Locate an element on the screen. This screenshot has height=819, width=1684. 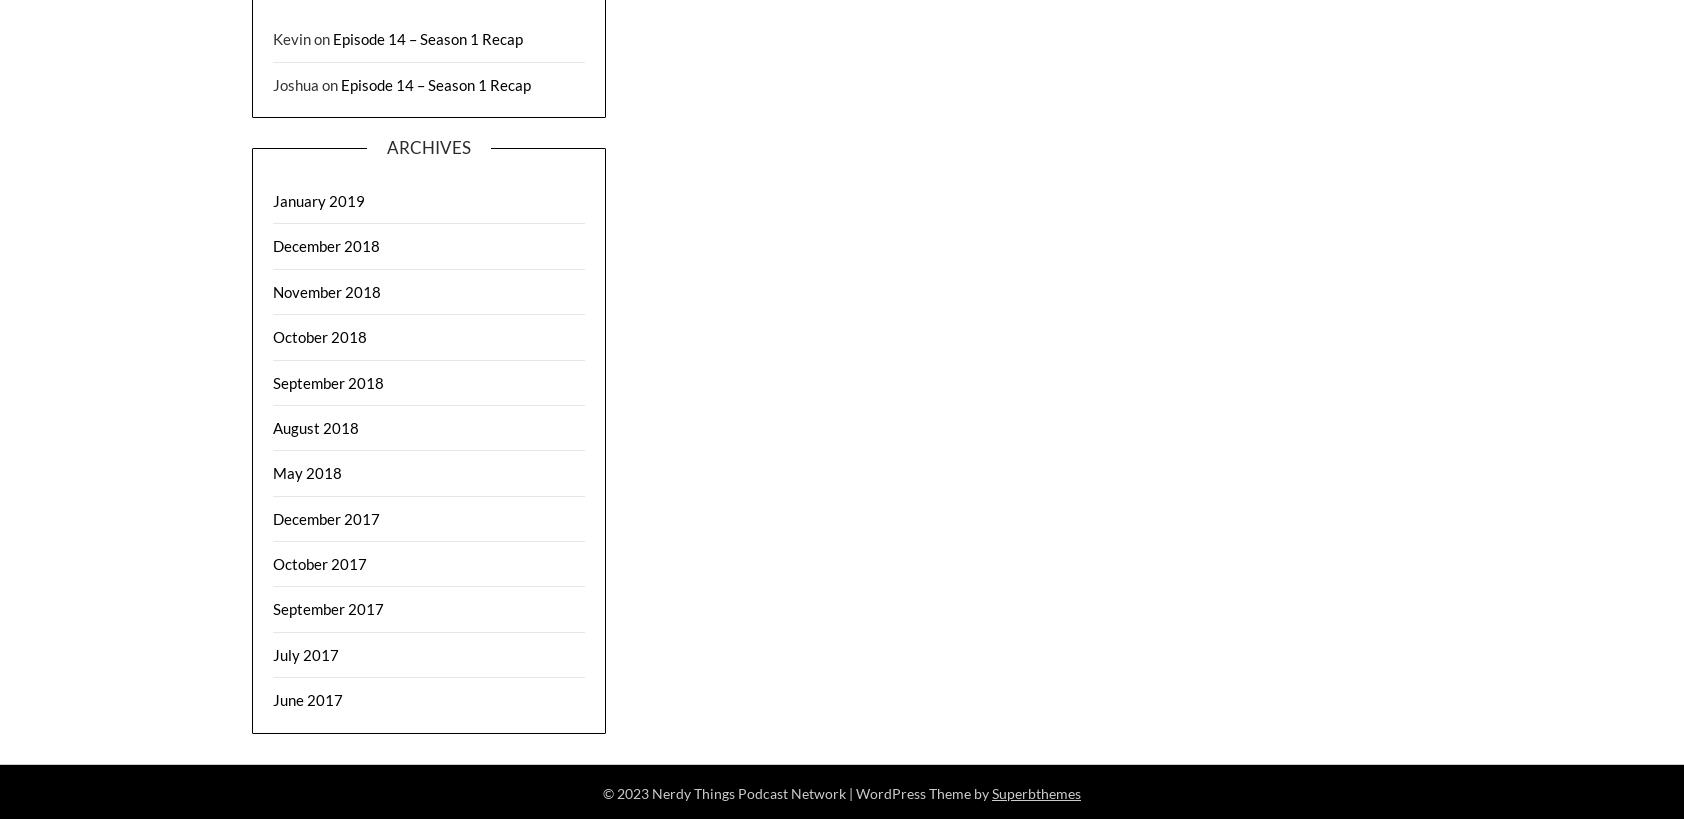
'October 2017' is located at coordinates (319, 563).